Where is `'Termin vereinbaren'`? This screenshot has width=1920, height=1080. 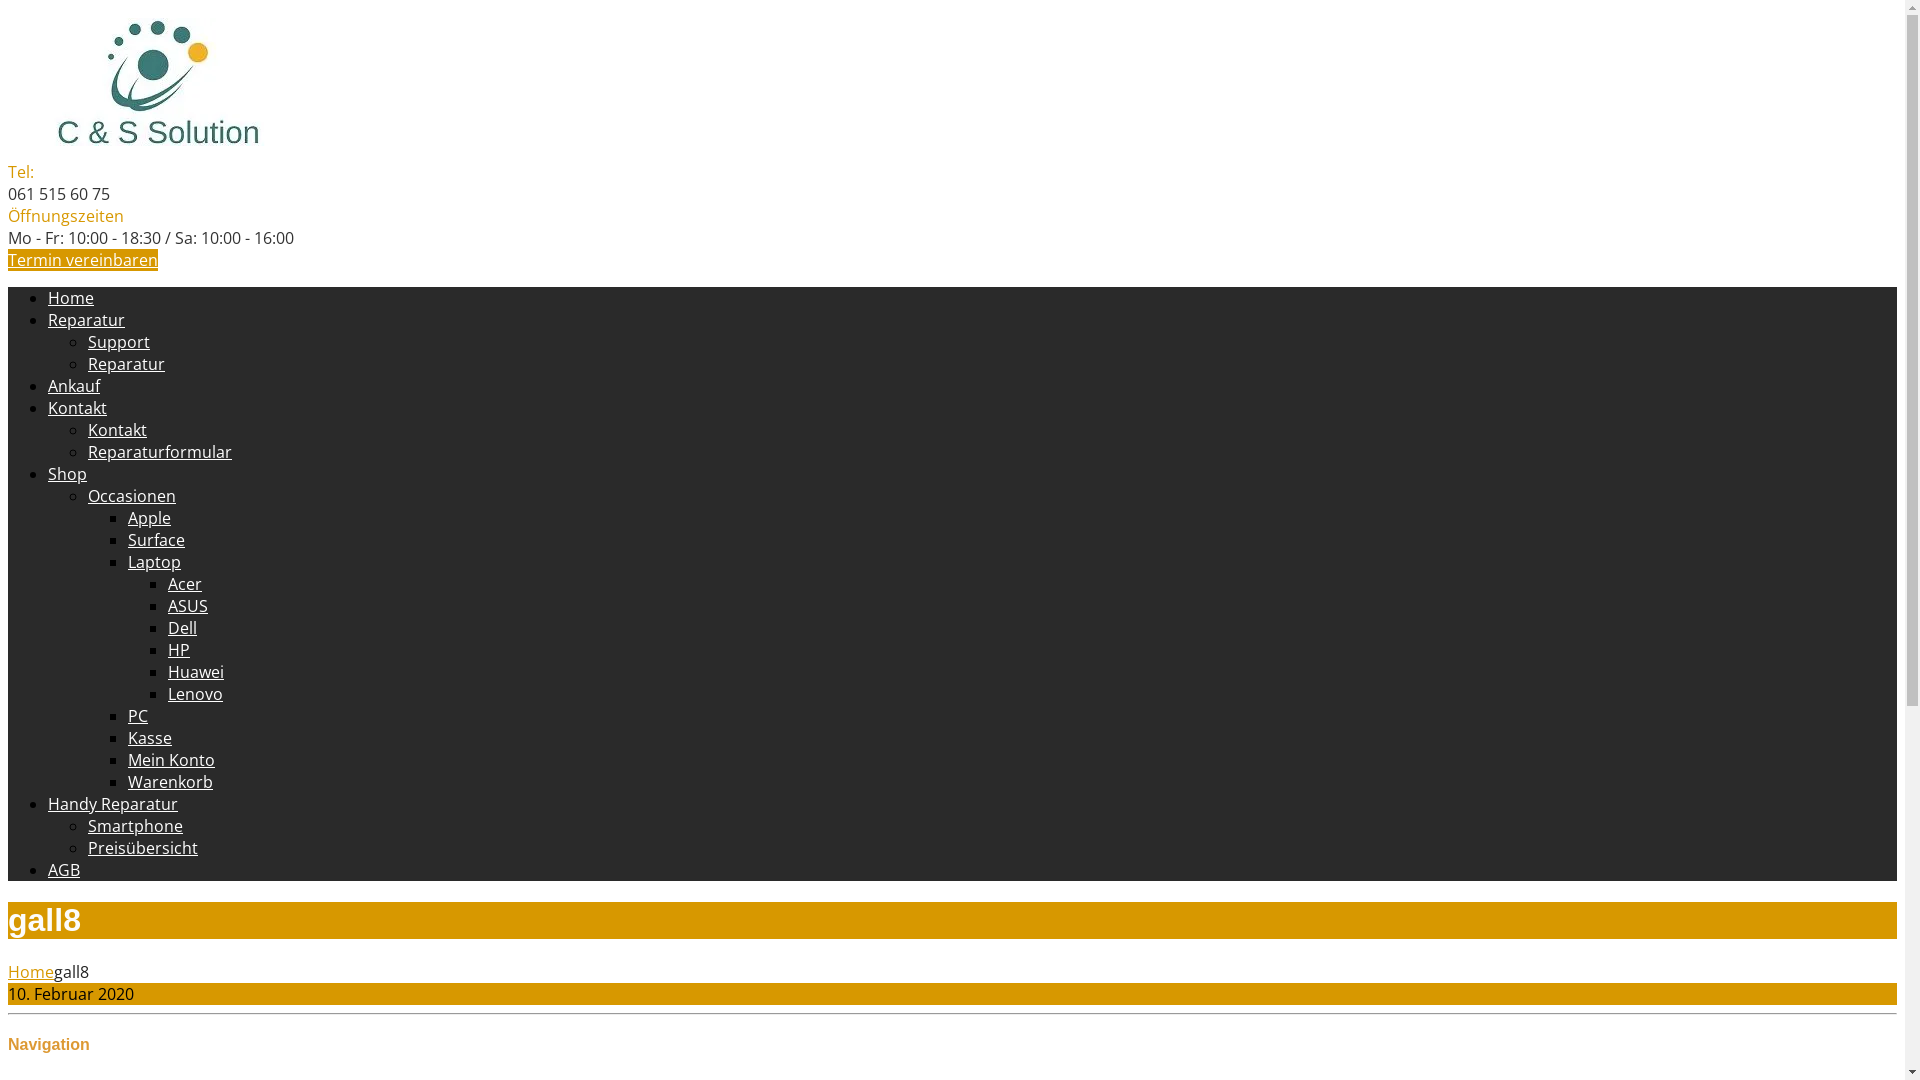
'Termin vereinbaren' is located at coordinates (81, 258).